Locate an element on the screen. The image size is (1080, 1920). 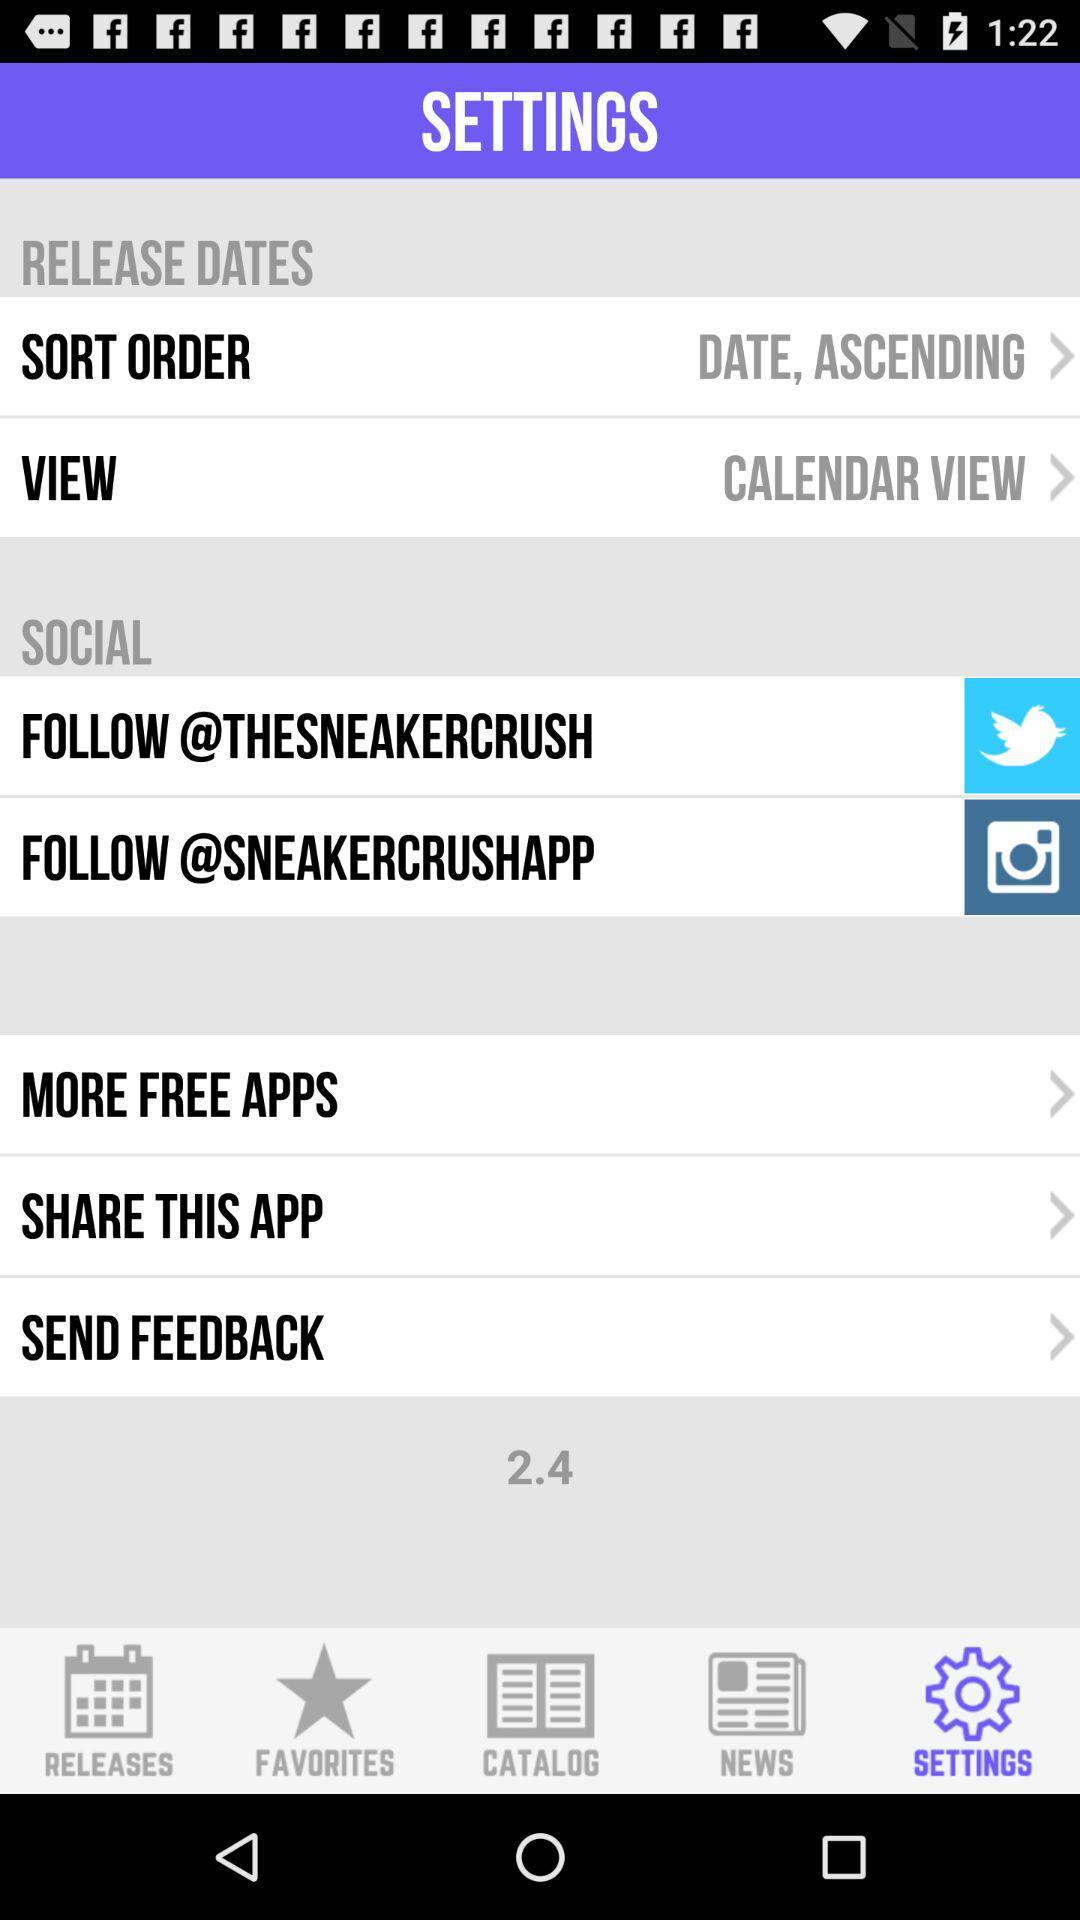
the item next to view item is located at coordinates (873, 476).